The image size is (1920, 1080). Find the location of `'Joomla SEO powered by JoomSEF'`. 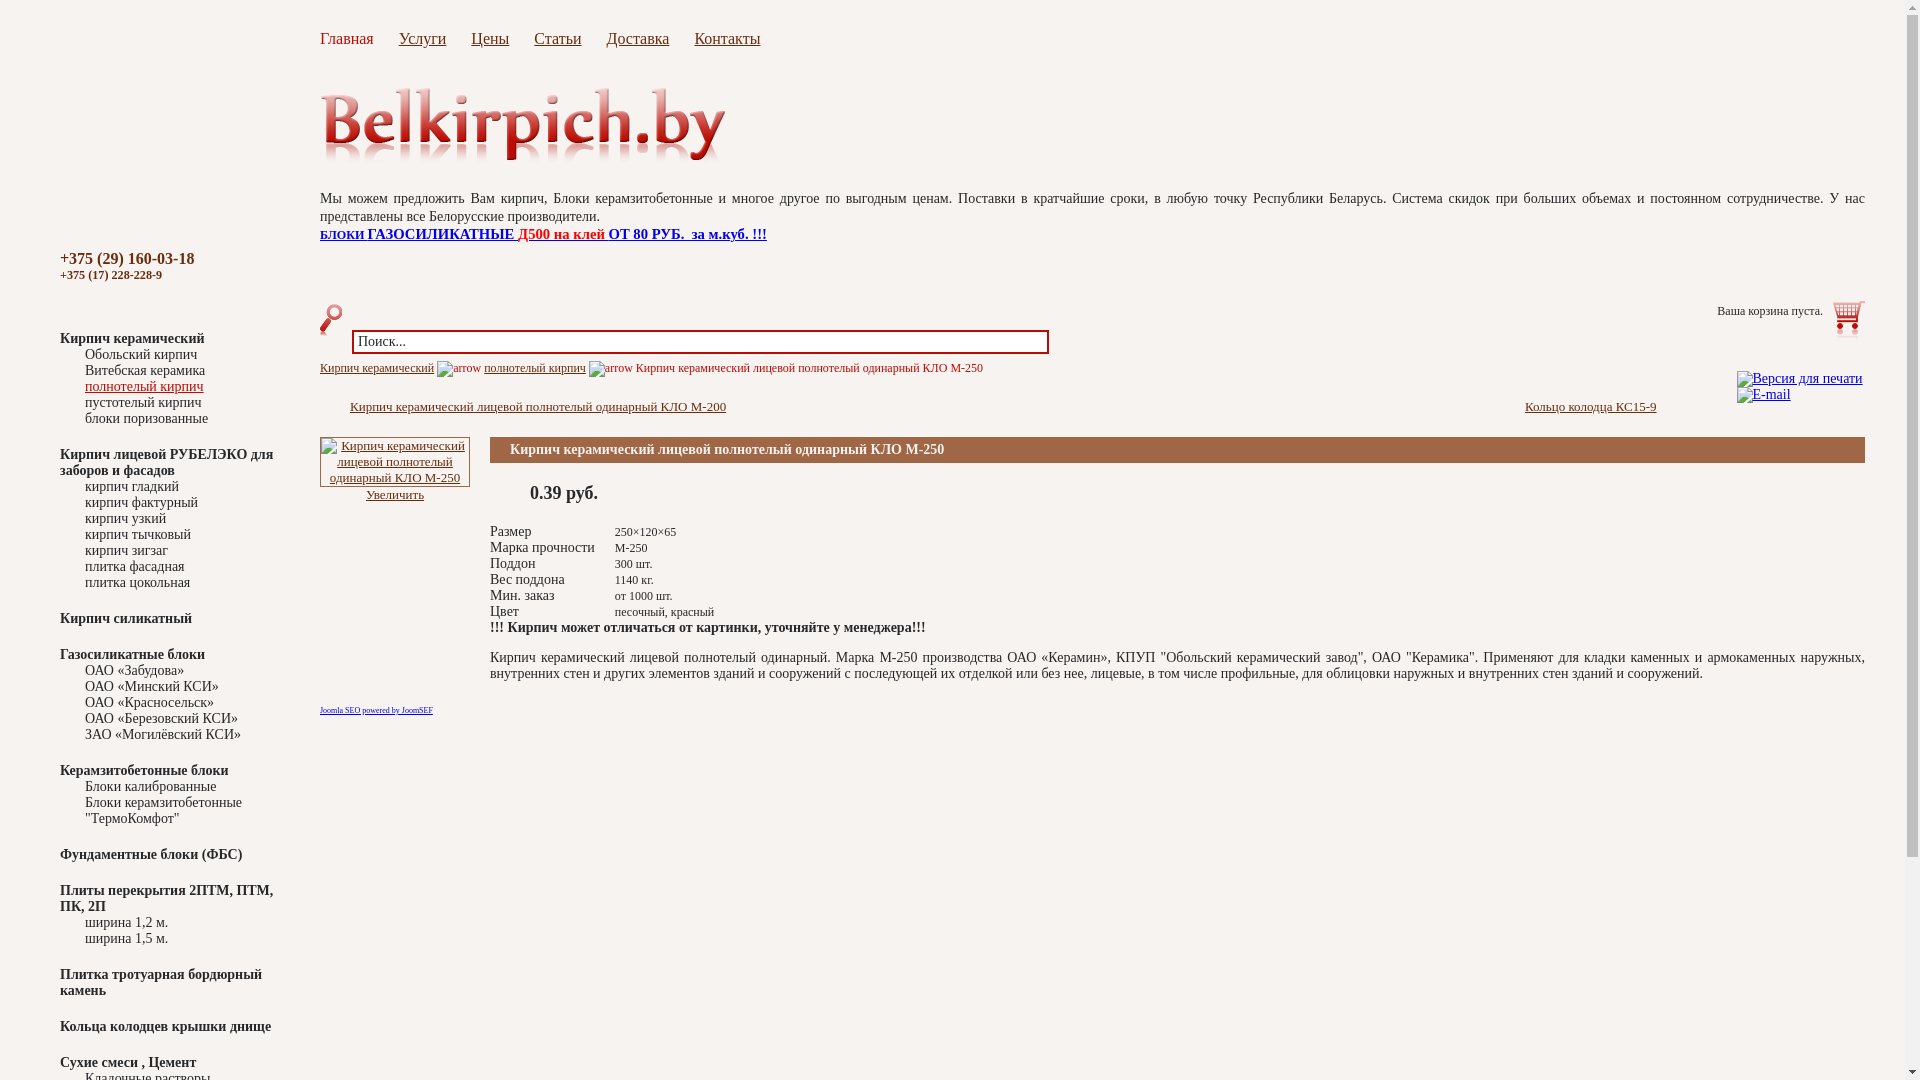

'Joomla SEO powered by JoomSEF' is located at coordinates (376, 709).